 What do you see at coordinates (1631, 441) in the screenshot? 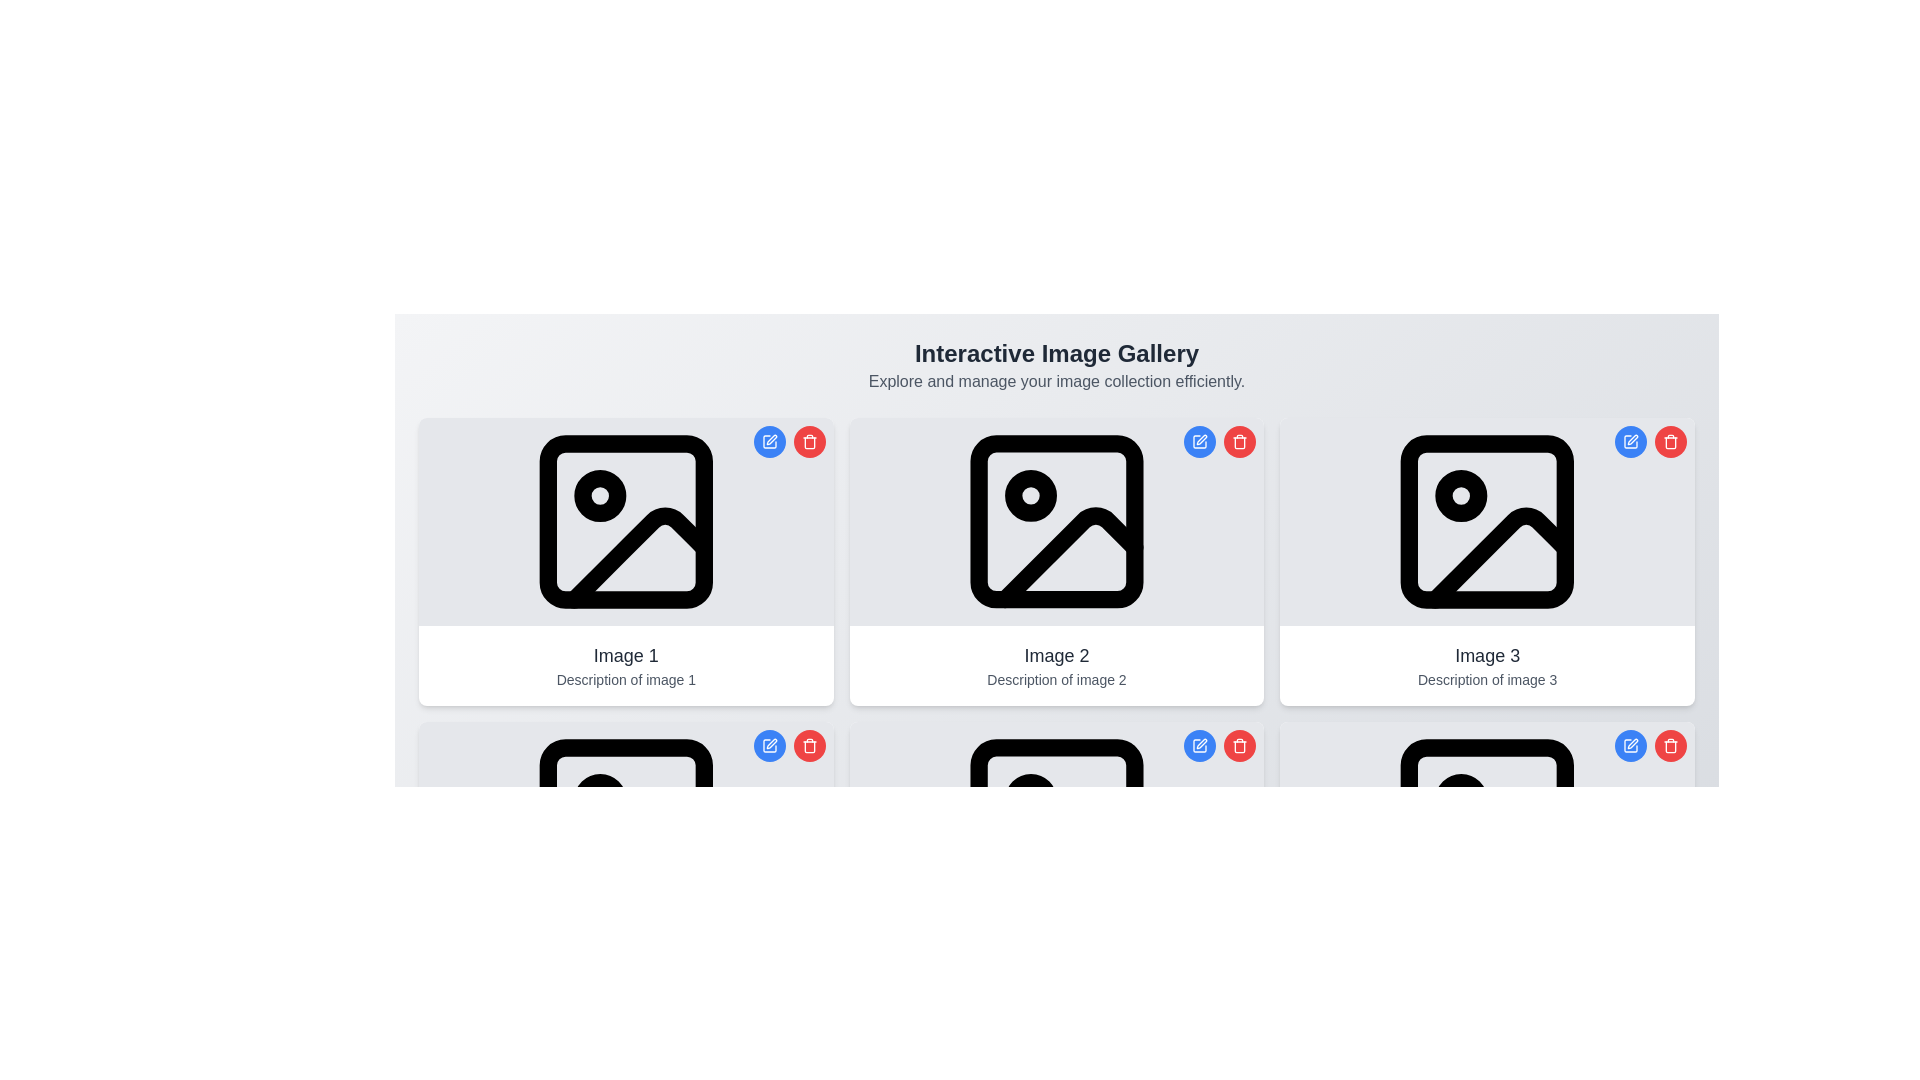
I see `the circular blue button with a pencil icon located in the top-right corner of the card labeled 'Image 3'` at bounding box center [1631, 441].